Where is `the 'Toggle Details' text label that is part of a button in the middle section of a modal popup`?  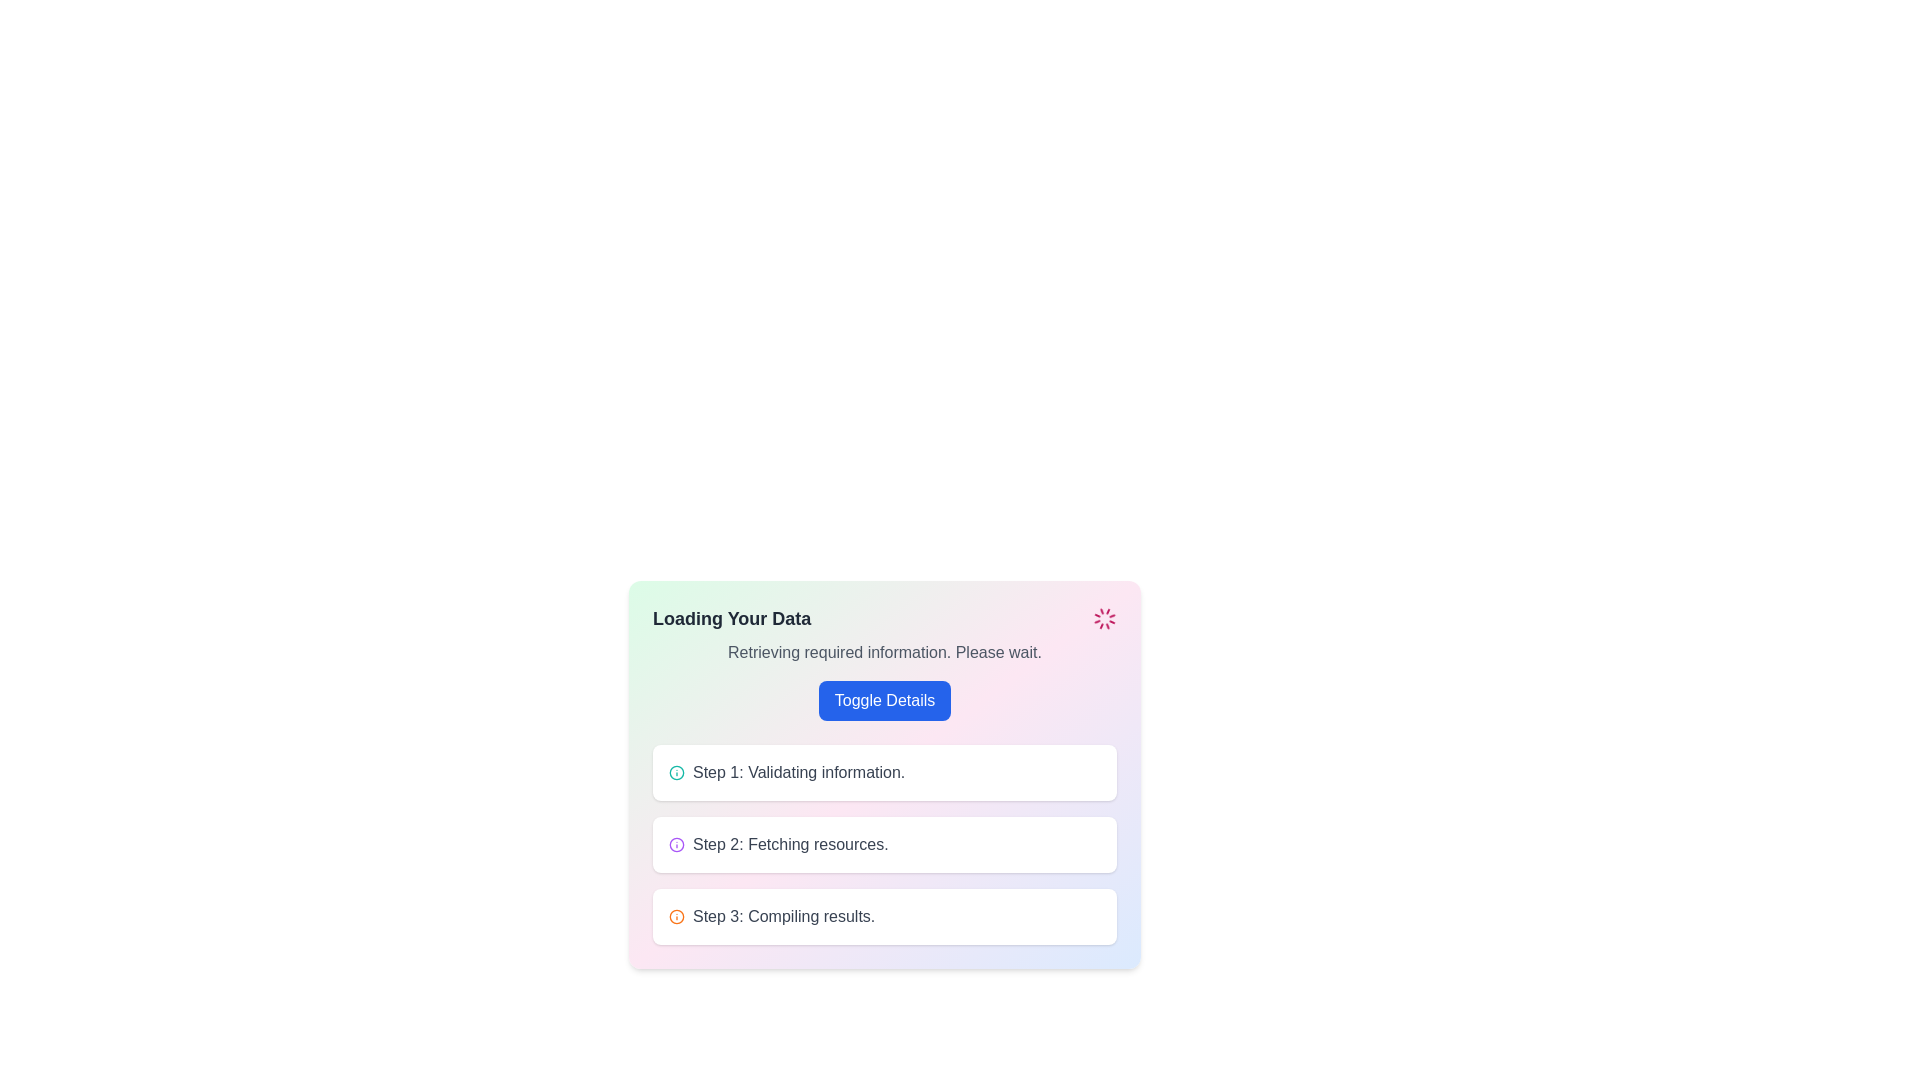 the 'Toggle Details' text label that is part of a button in the middle section of a modal popup is located at coordinates (883, 700).